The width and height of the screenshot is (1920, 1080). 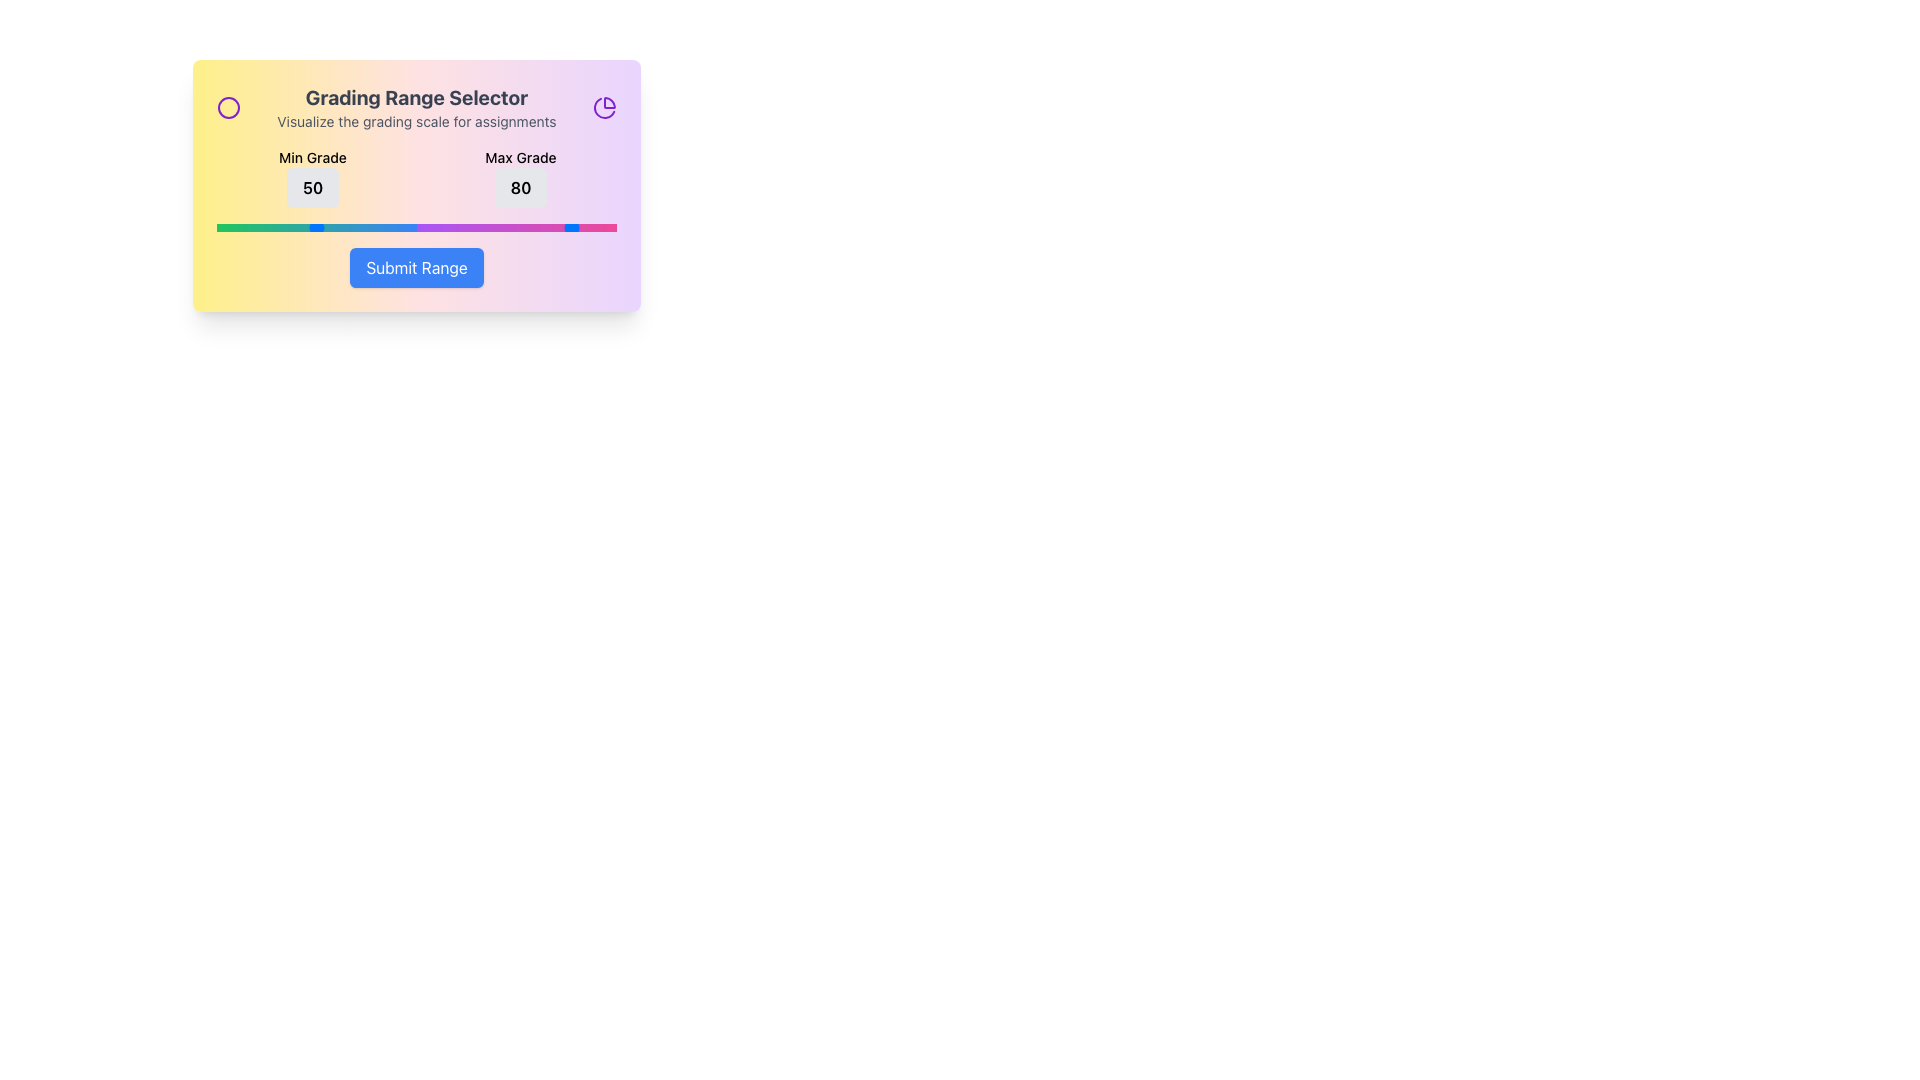 What do you see at coordinates (514, 226) in the screenshot?
I see `the slider value` at bounding box center [514, 226].